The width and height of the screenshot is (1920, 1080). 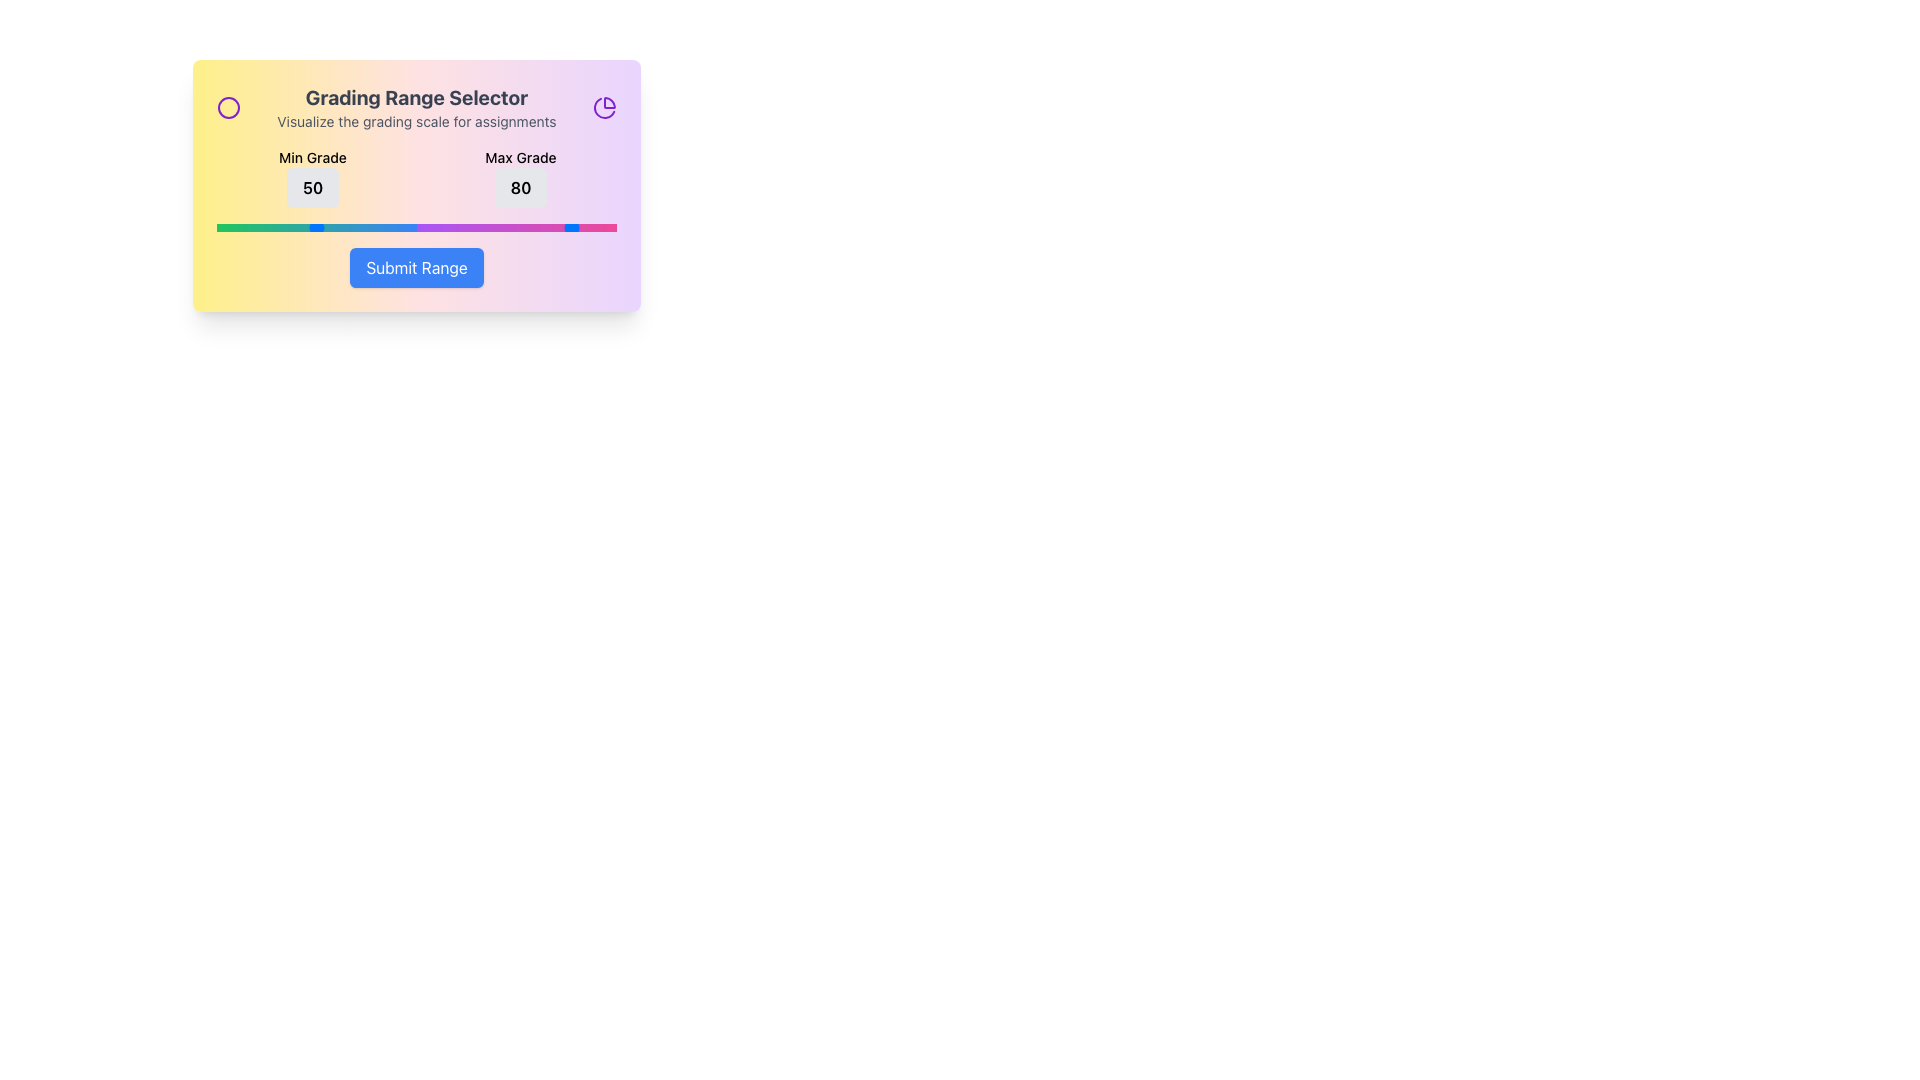 What do you see at coordinates (514, 226) in the screenshot?
I see `the slider value` at bounding box center [514, 226].